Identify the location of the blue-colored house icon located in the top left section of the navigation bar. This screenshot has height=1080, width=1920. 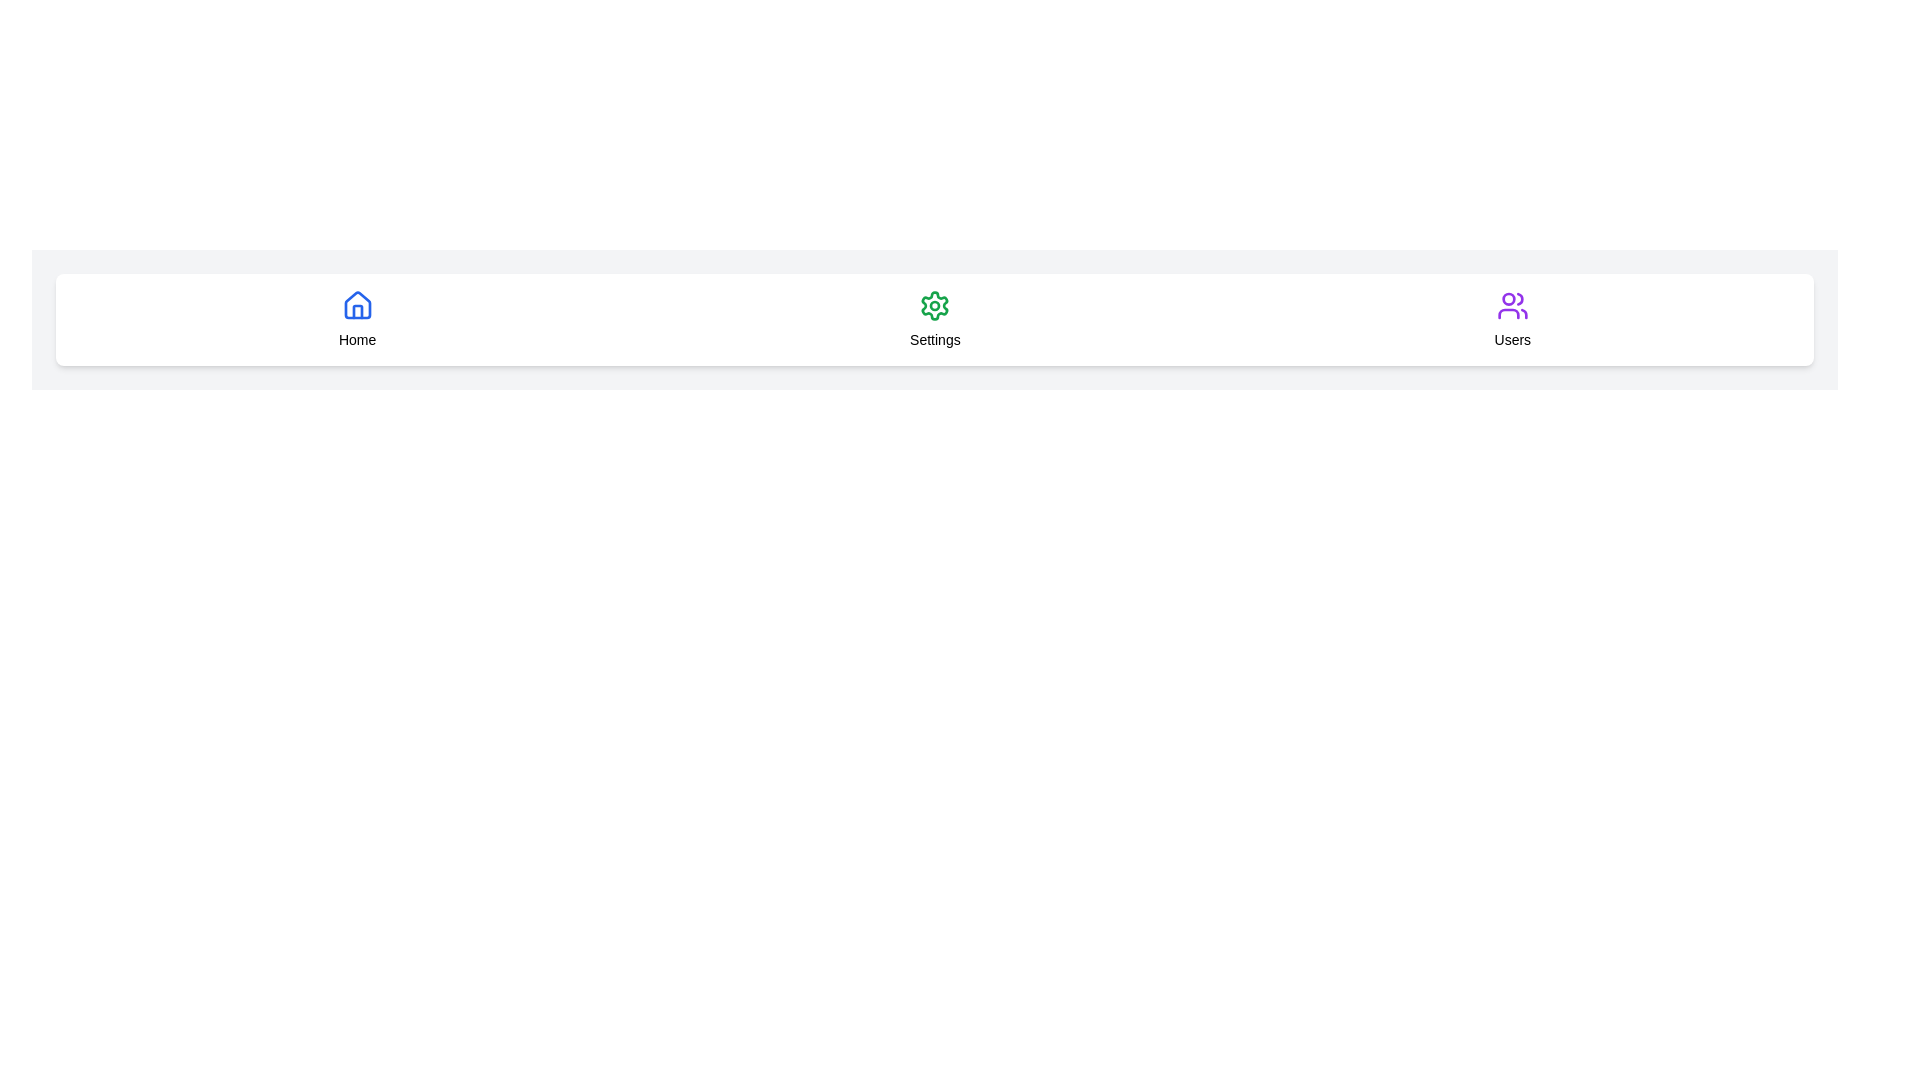
(357, 305).